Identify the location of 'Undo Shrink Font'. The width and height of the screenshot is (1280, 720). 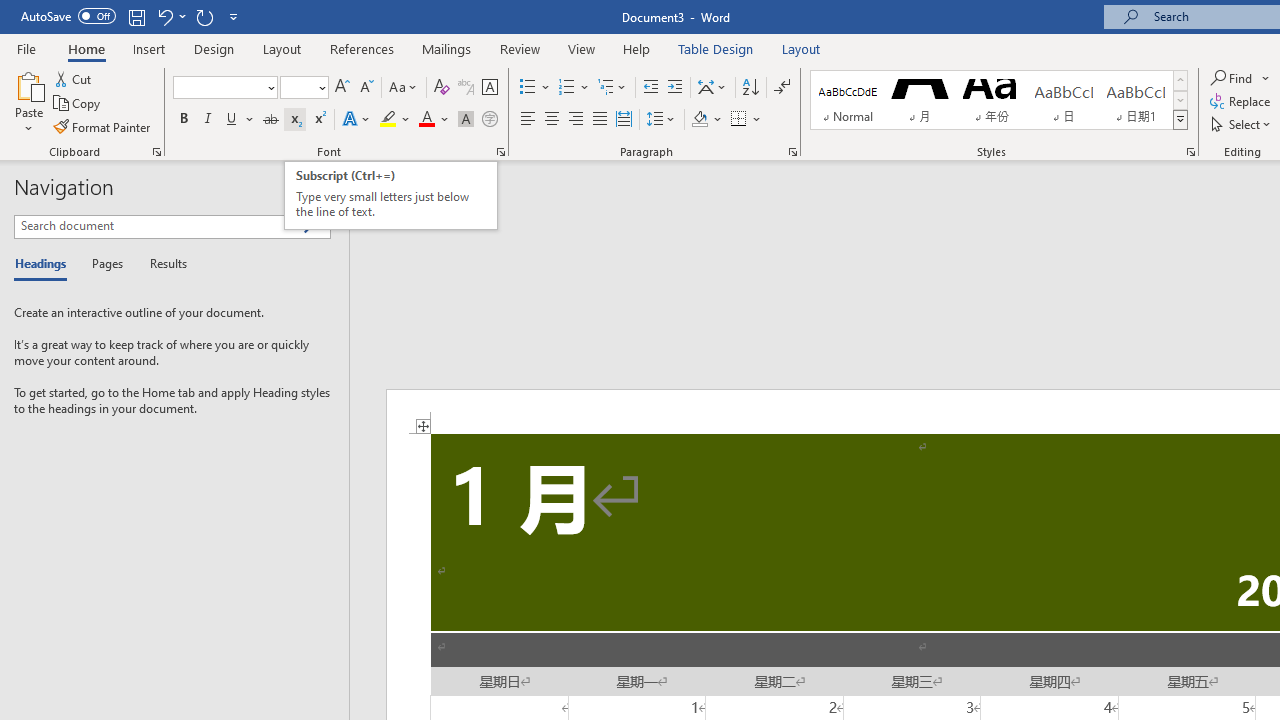
(164, 16).